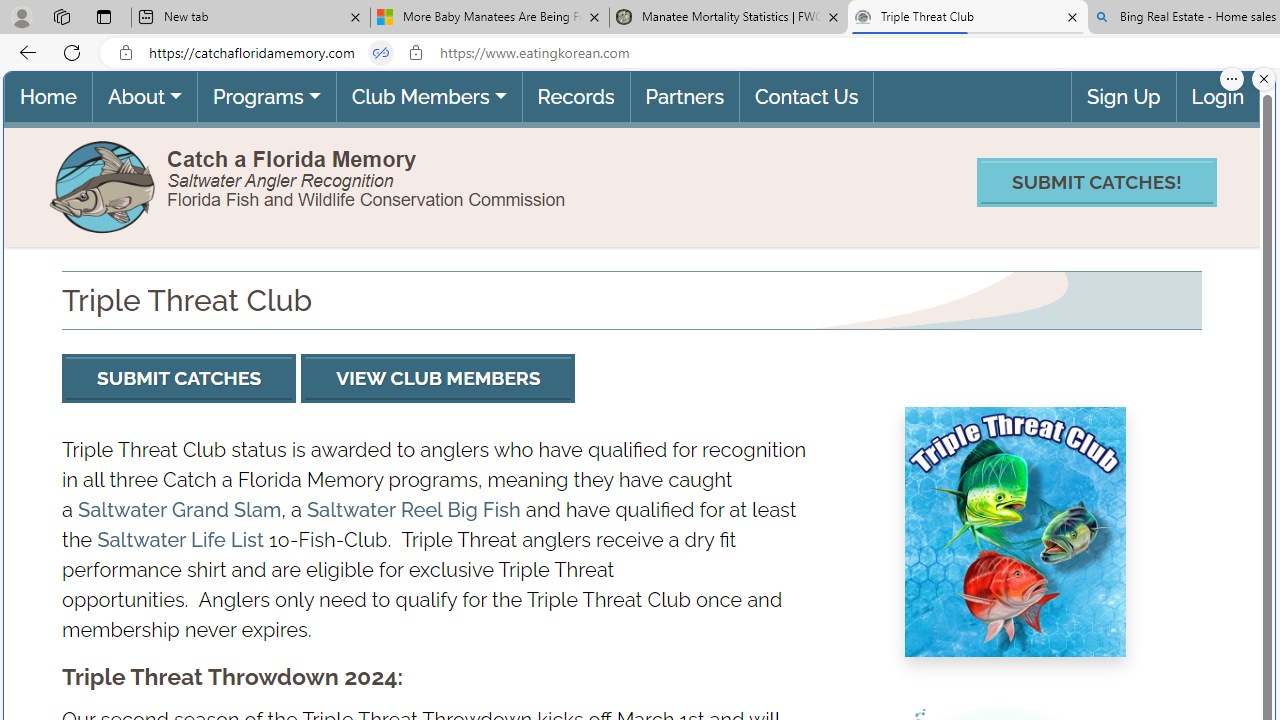  I want to click on 'About', so click(143, 96).